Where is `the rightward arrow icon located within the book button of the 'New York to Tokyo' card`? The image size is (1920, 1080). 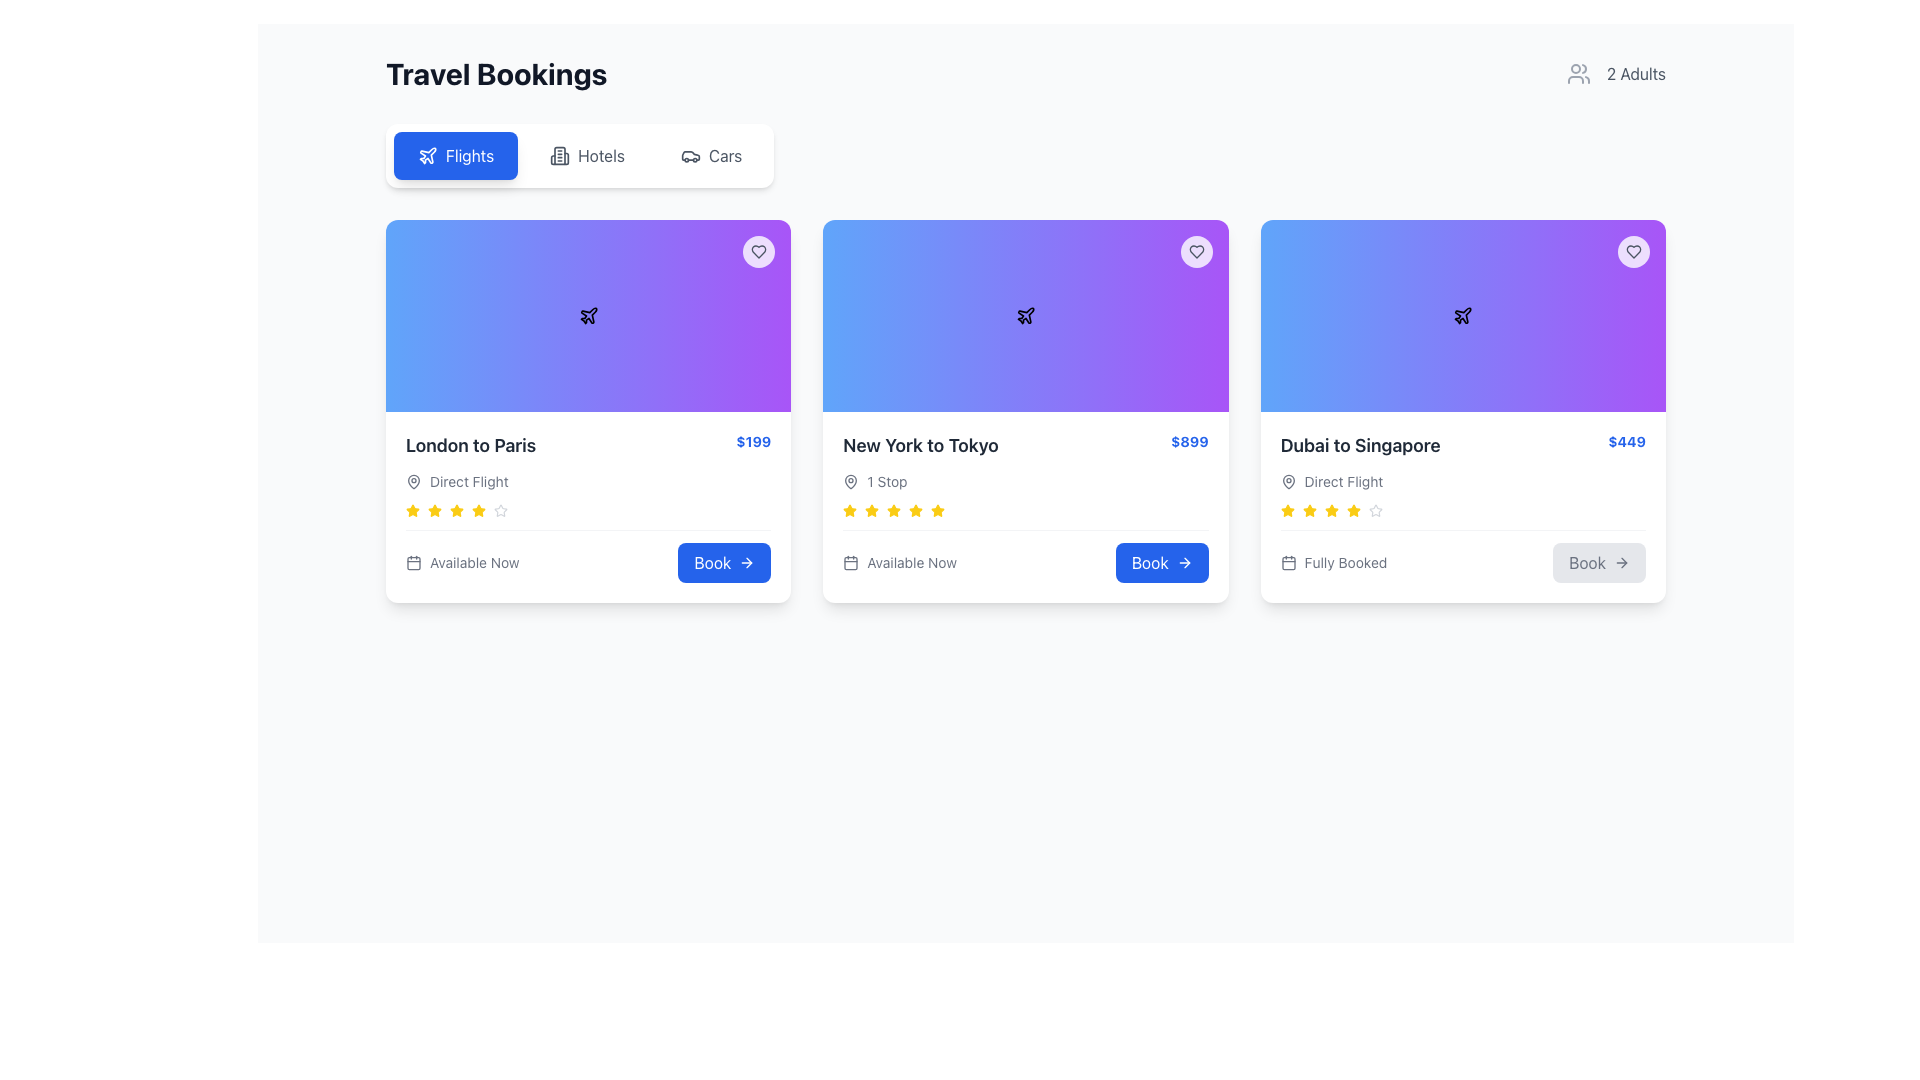
the rightward arrow icon located within the book button of the 'New York to Tokyo' card is located at coordinates (1186, 563).